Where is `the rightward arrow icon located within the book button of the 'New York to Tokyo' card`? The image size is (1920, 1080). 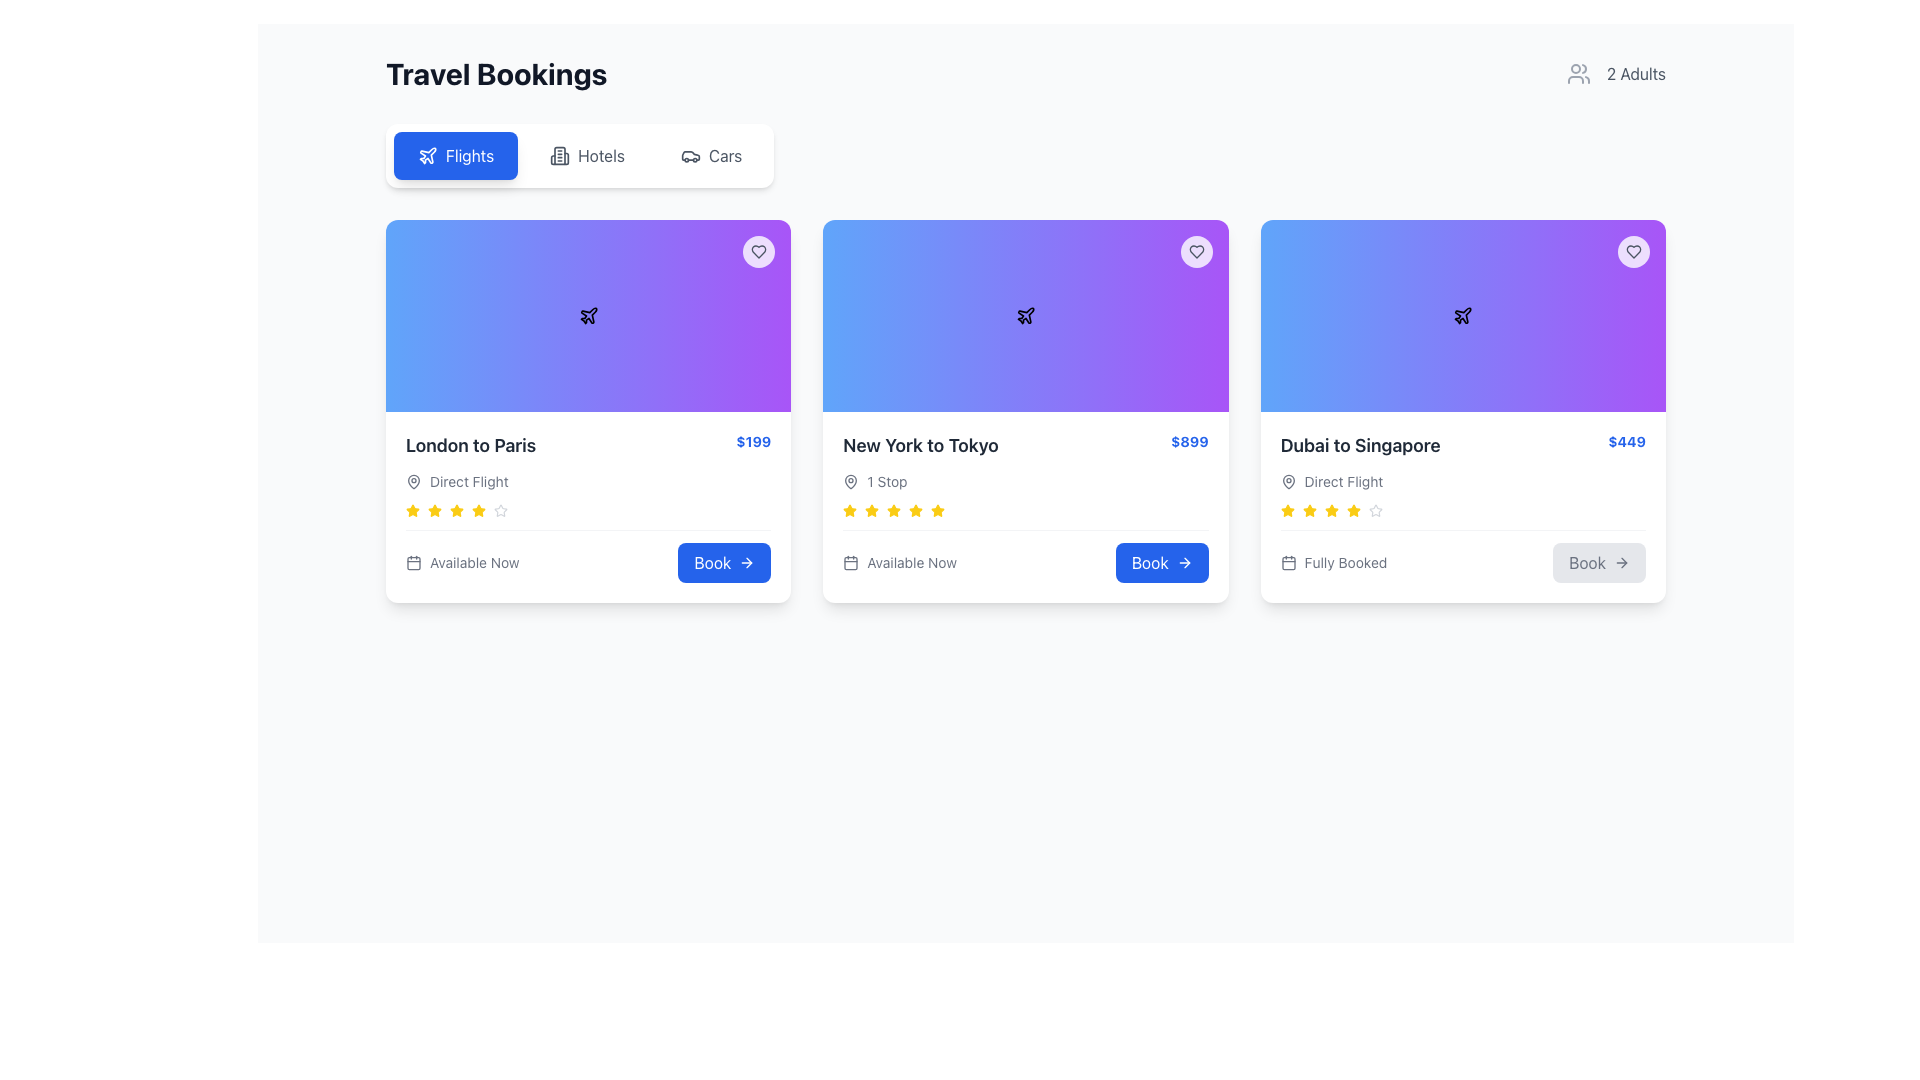
the rightward arrow icon located within the book button of the 'New York to Tokyo' card is located at coordinates (1186, 563).